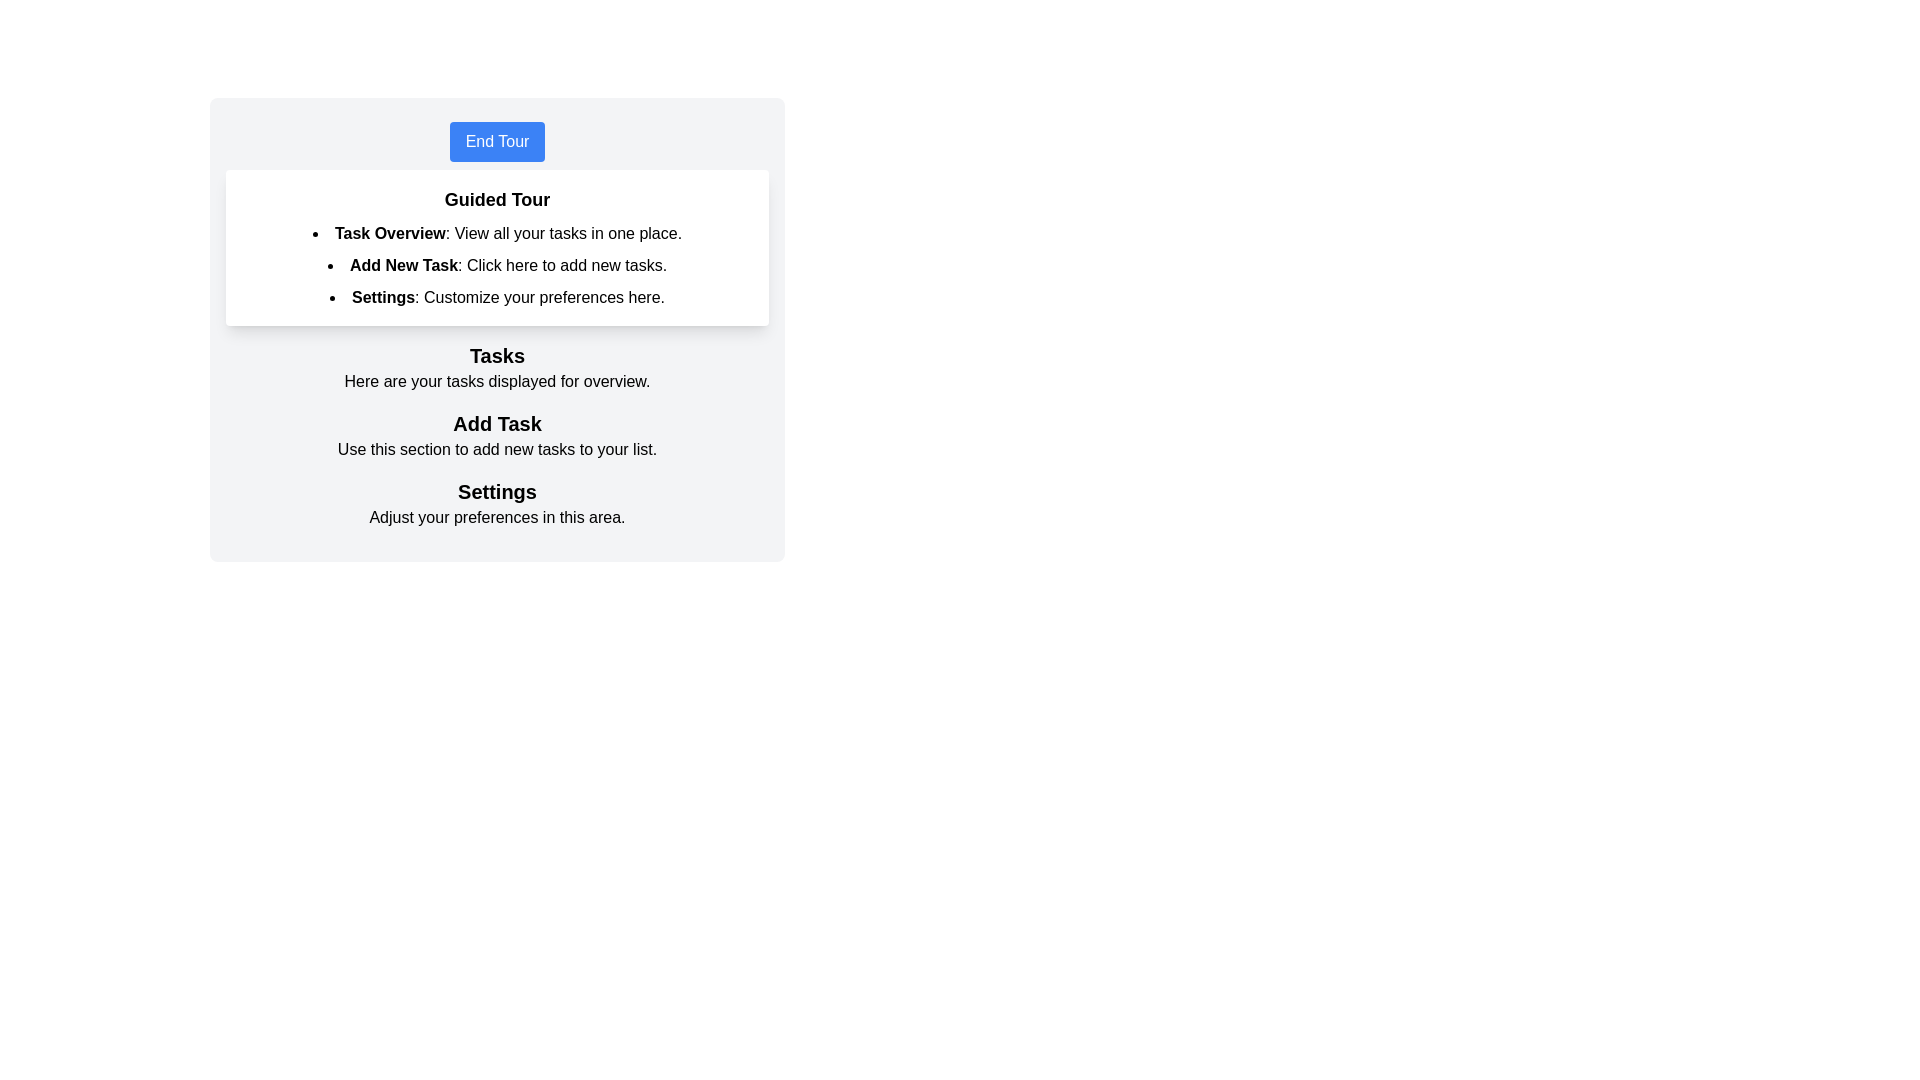 The height and width of the screenshot is (1080, 1920). I want to click on the 'Settings' text label, which is the third item in a bulleted list under the heading 'Guided Tour', so click(383, 297).